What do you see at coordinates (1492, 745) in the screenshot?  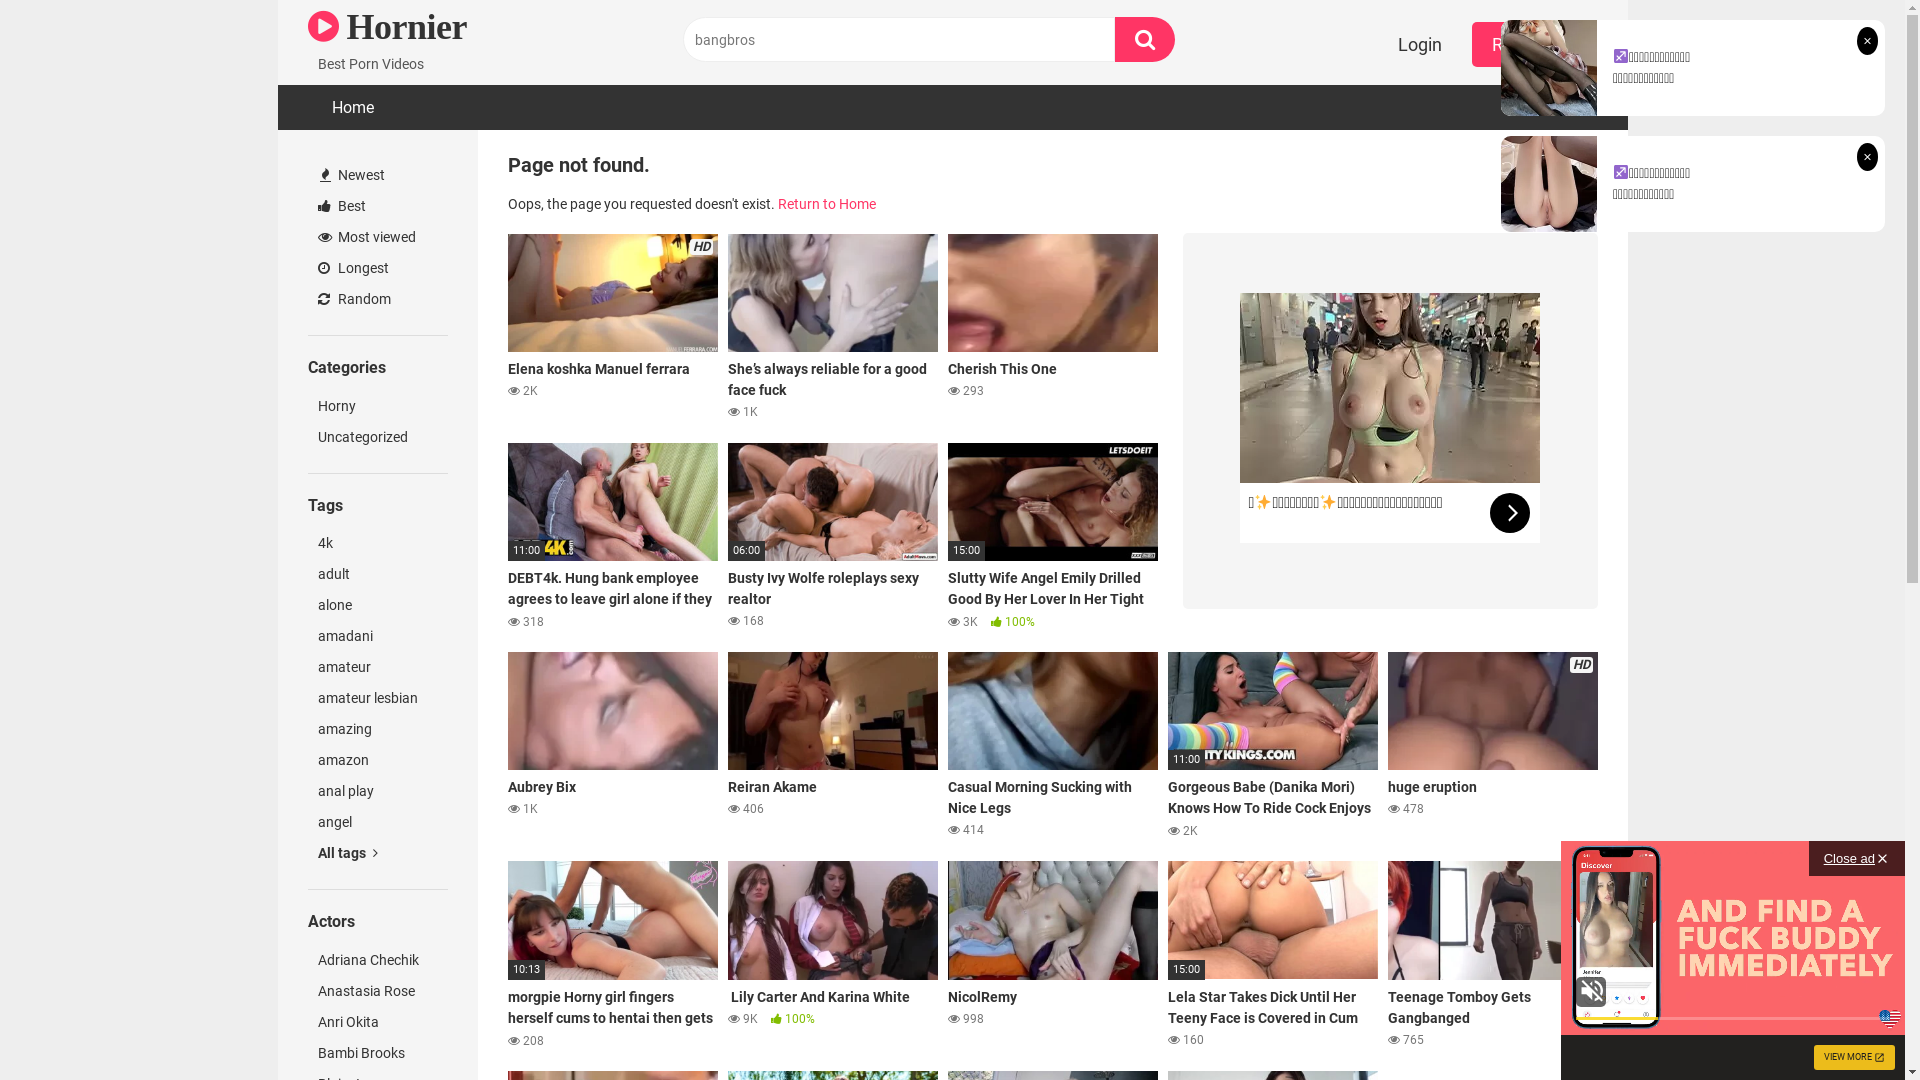 I see `'HD` at bounding box center [1492, 745].